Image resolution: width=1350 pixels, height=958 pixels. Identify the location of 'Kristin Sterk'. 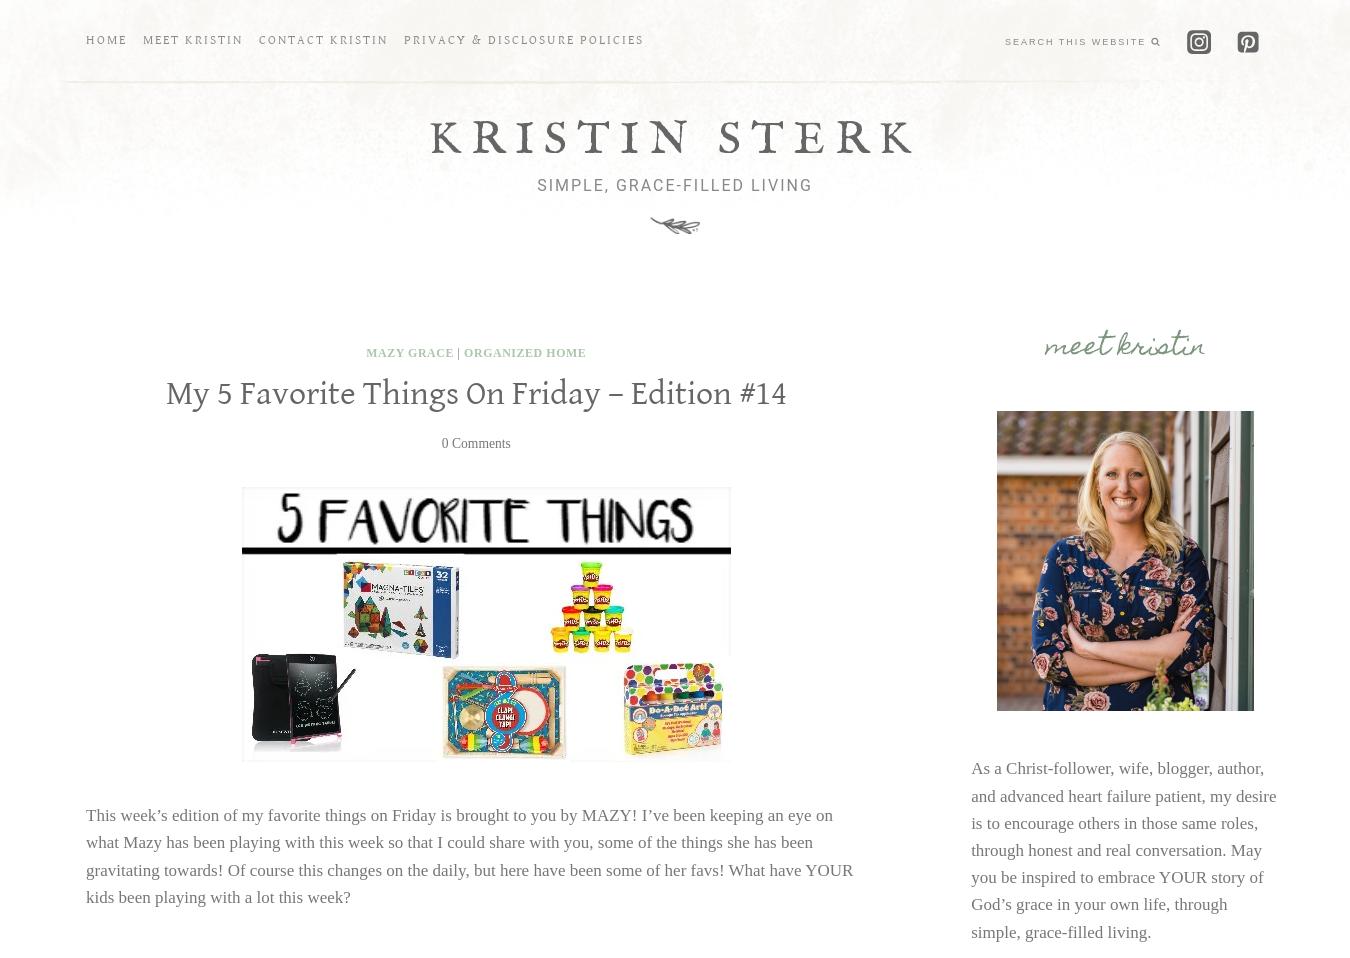
(675, 139).